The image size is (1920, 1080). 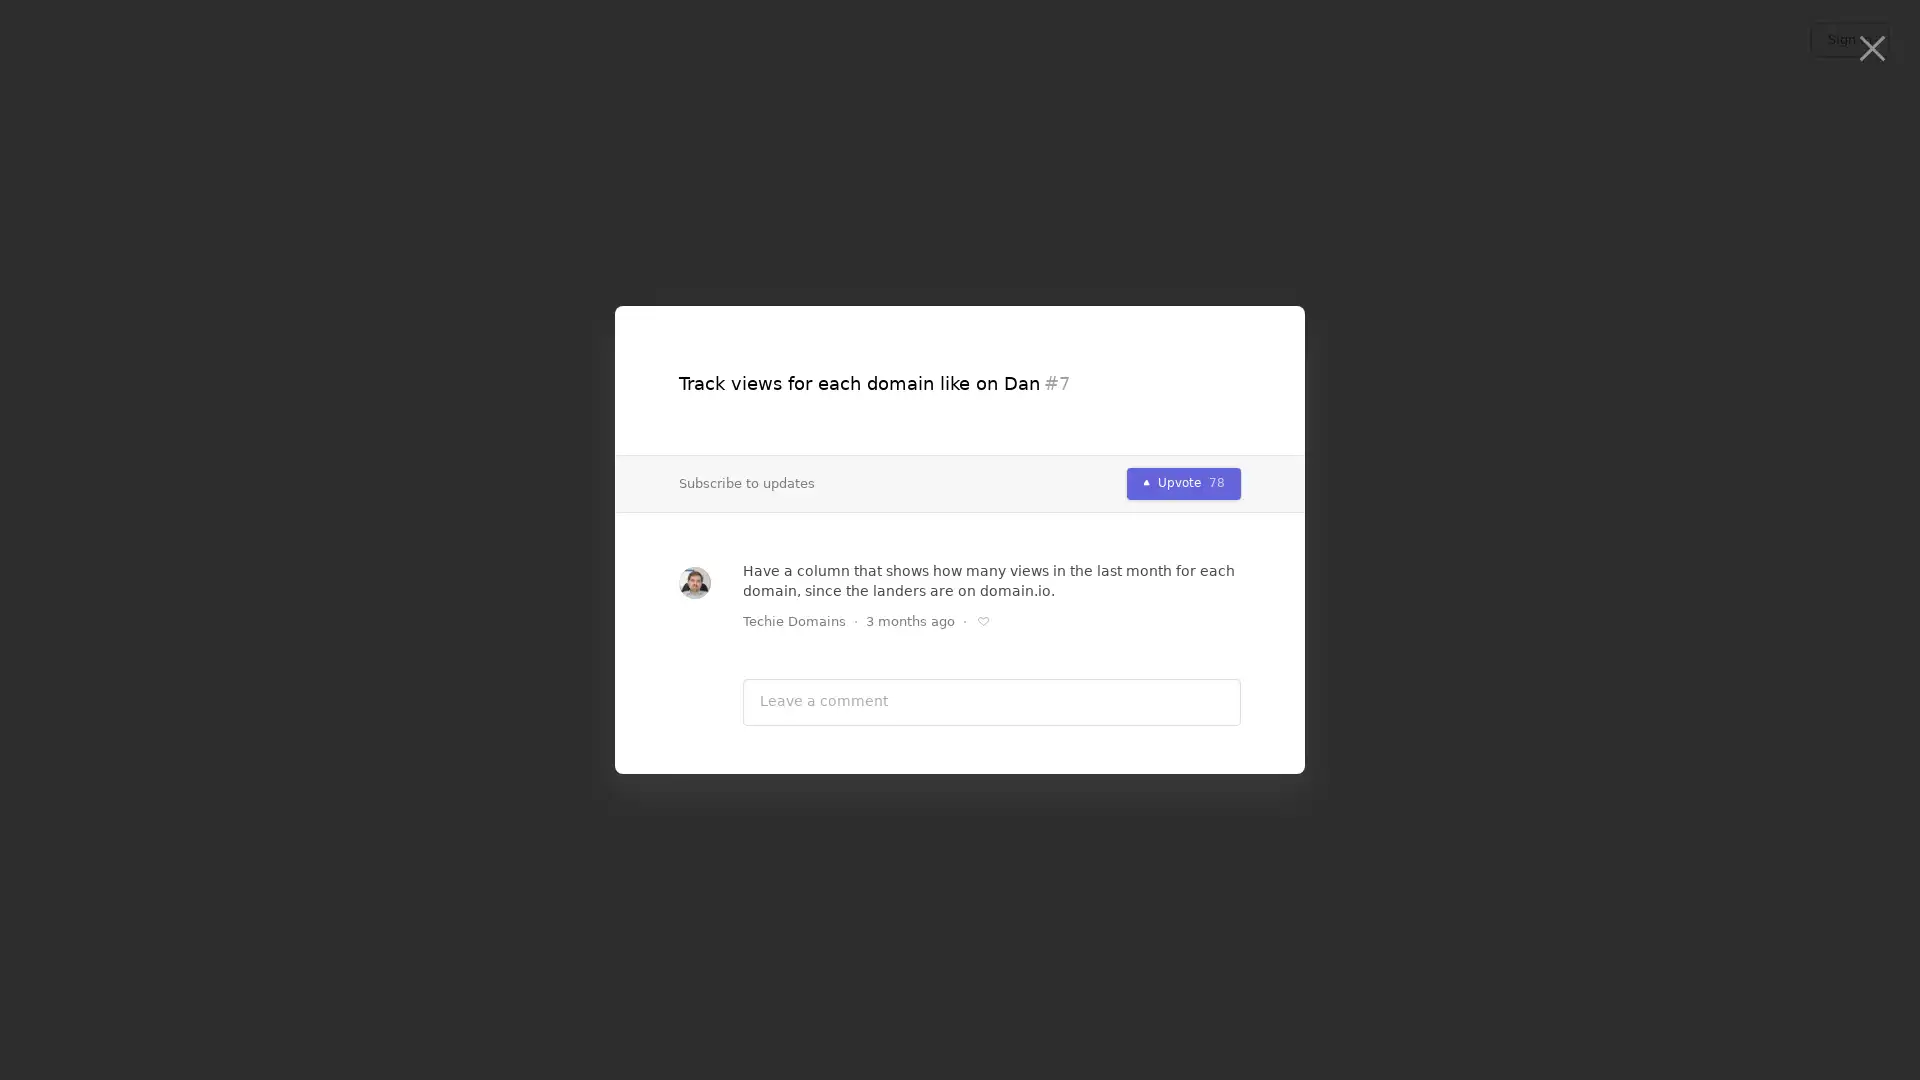 What do you see at coordinates (1848, 39) in the screenshot?
I see `Sign in` at bounding box center [1848, 39].